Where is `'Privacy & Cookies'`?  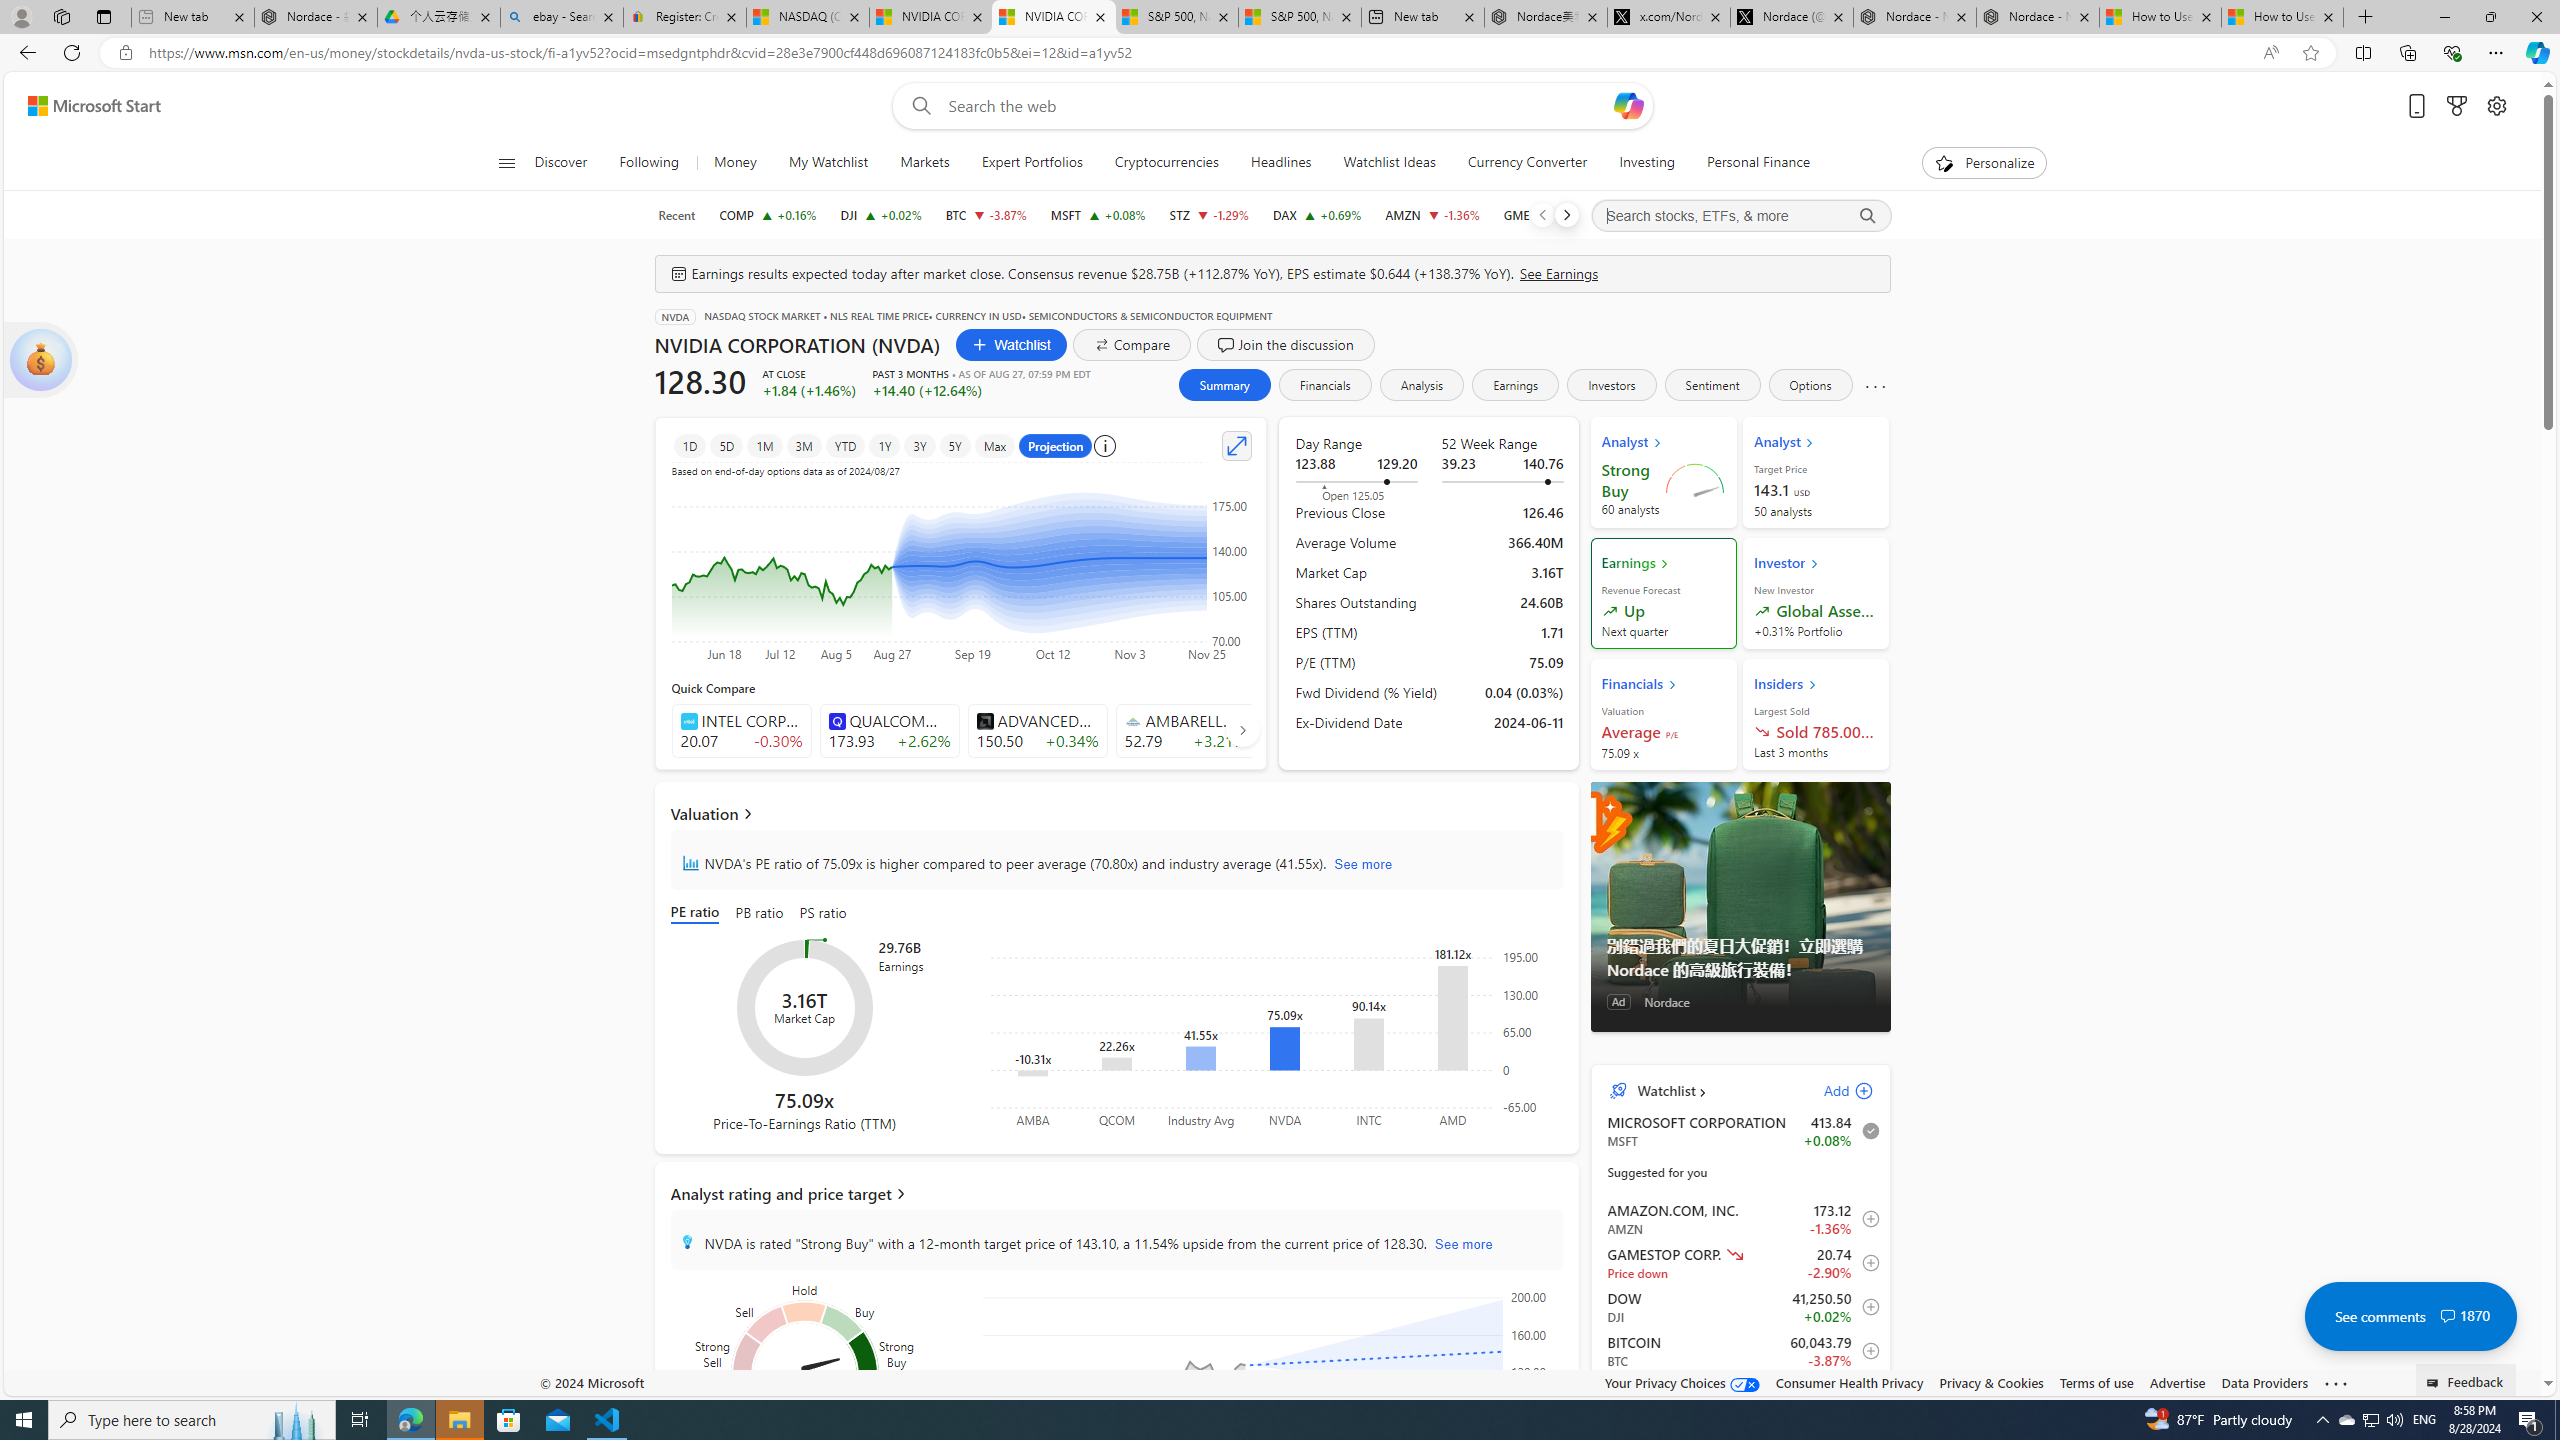 'Privacy & Cookies' is located at coordinates (1989, 1382).